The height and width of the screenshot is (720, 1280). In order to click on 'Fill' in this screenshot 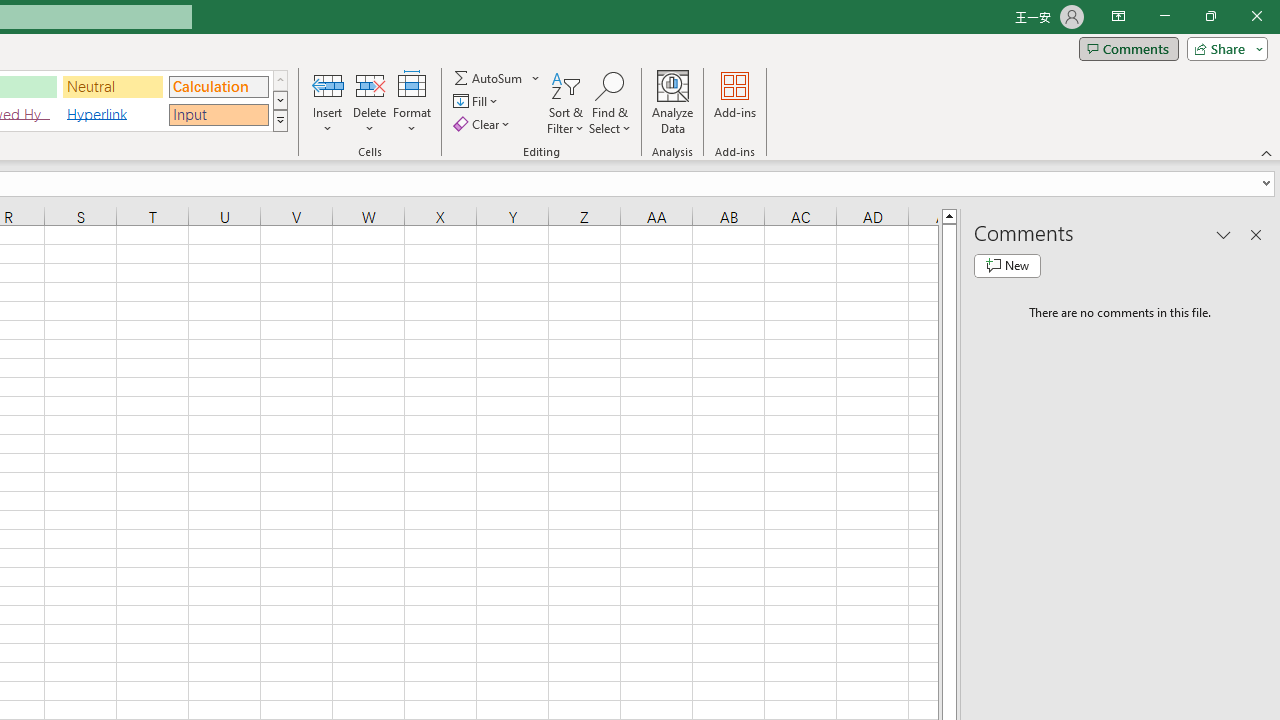, I will do `click(477, 101)`.